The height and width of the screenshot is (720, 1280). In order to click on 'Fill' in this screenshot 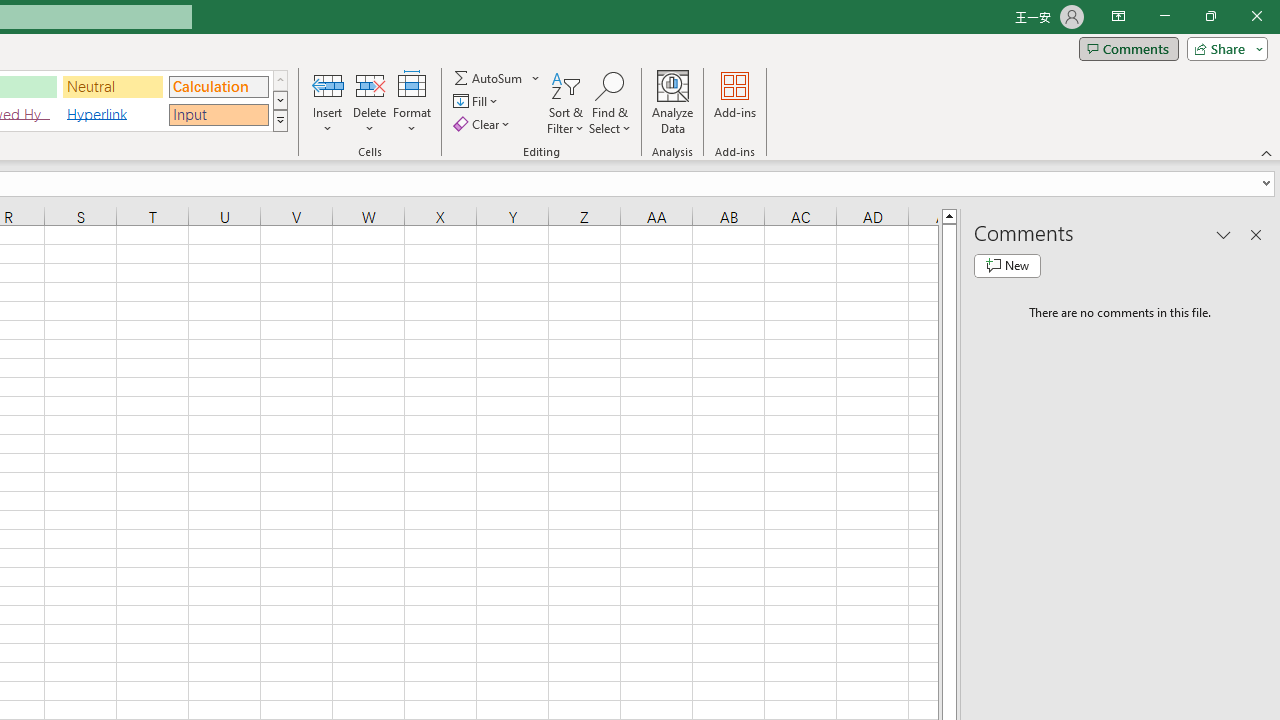, I will do `click(477, 101)`.